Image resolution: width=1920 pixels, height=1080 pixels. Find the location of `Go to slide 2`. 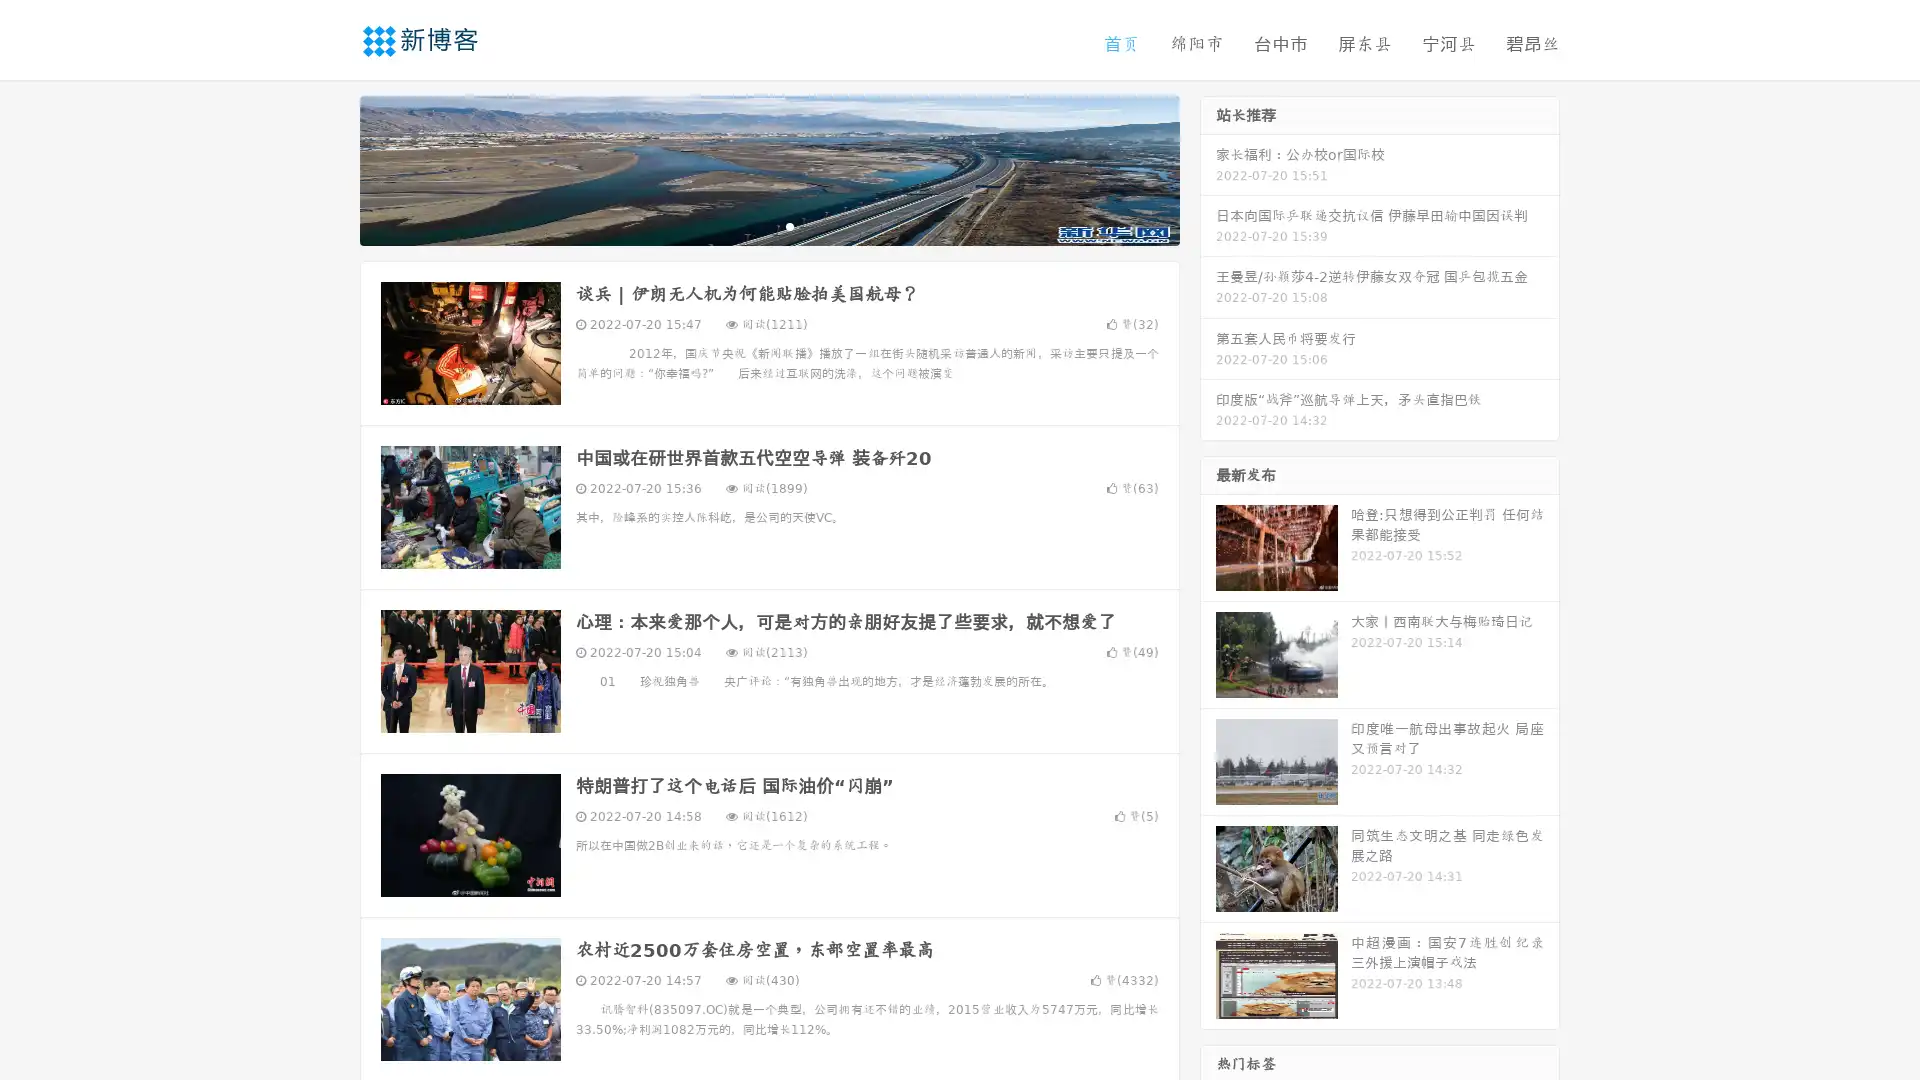

Go to slide 2 is located at coordinates (768, 225).